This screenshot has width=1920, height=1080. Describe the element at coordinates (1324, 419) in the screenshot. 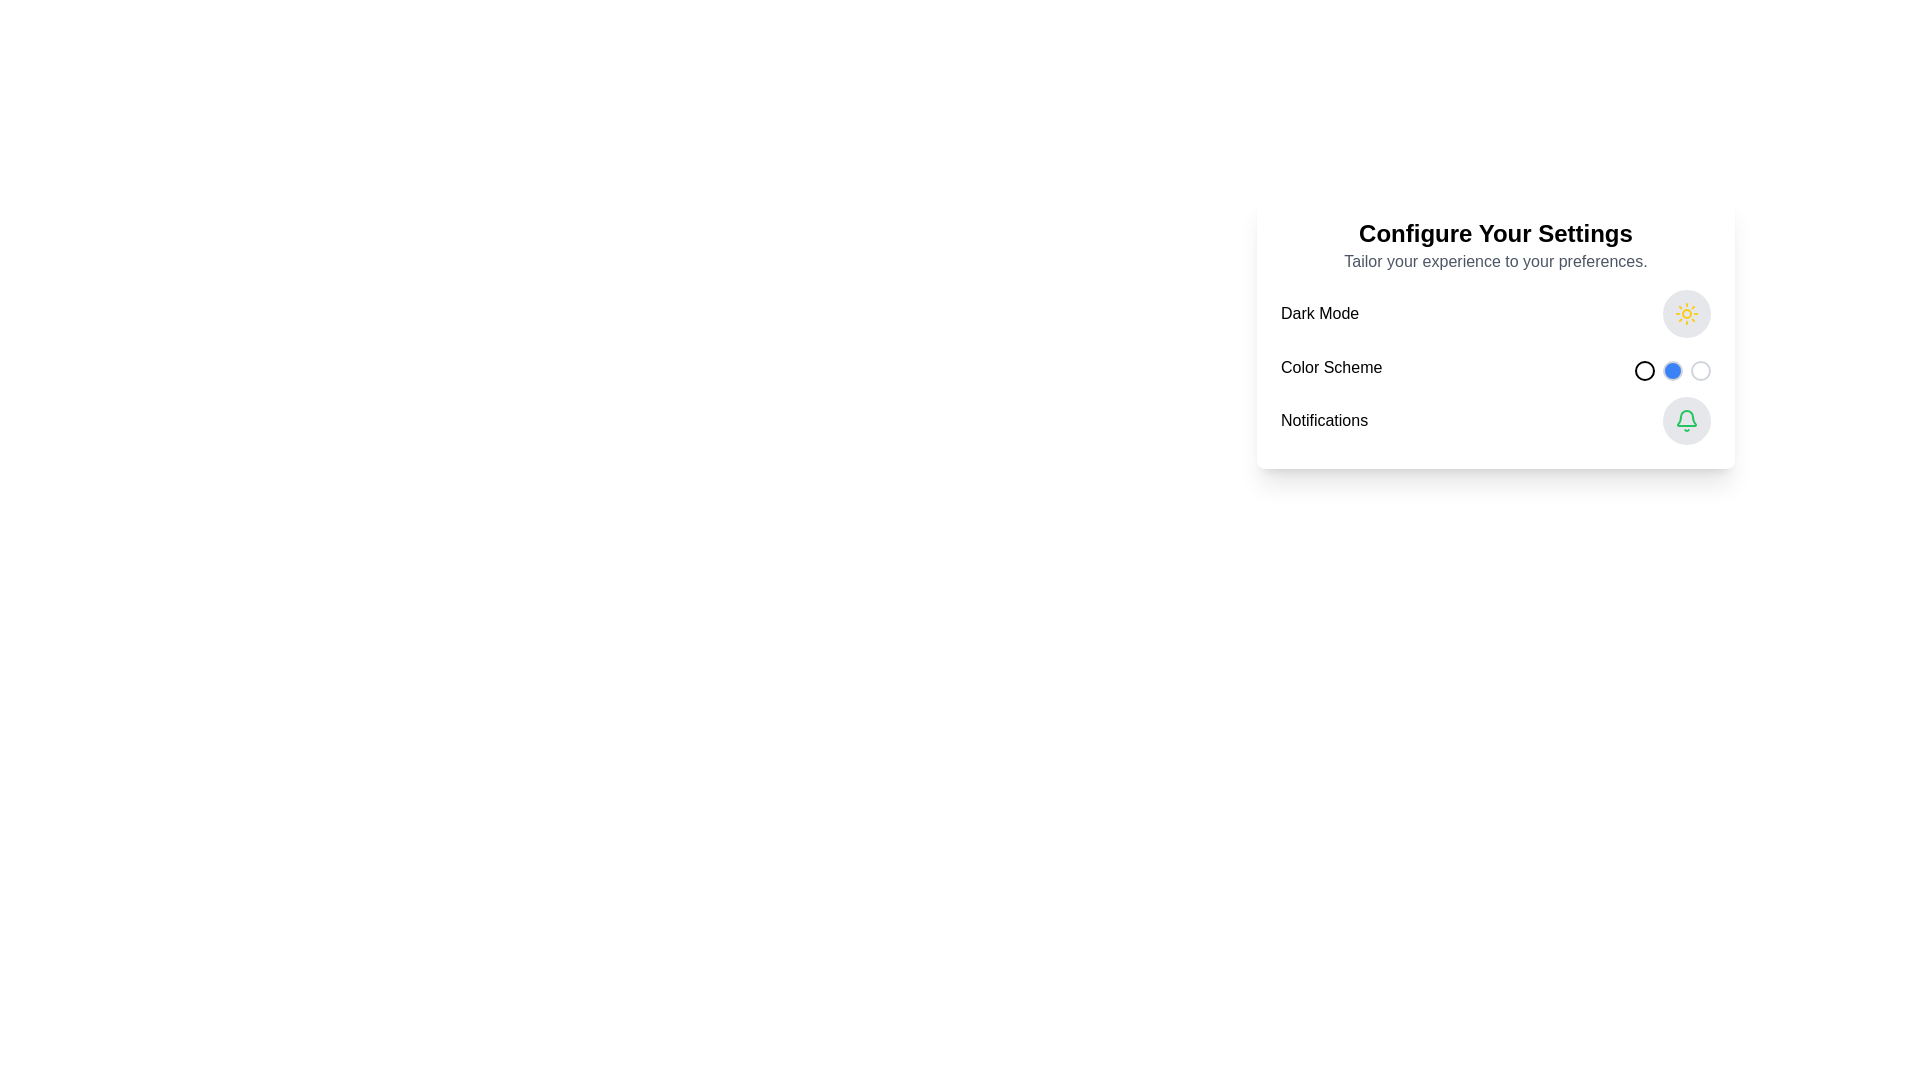

I see `the text label indicating the notifications section, located below the 'Color Scheme' option and aligned with other text elements in the card` at that location.